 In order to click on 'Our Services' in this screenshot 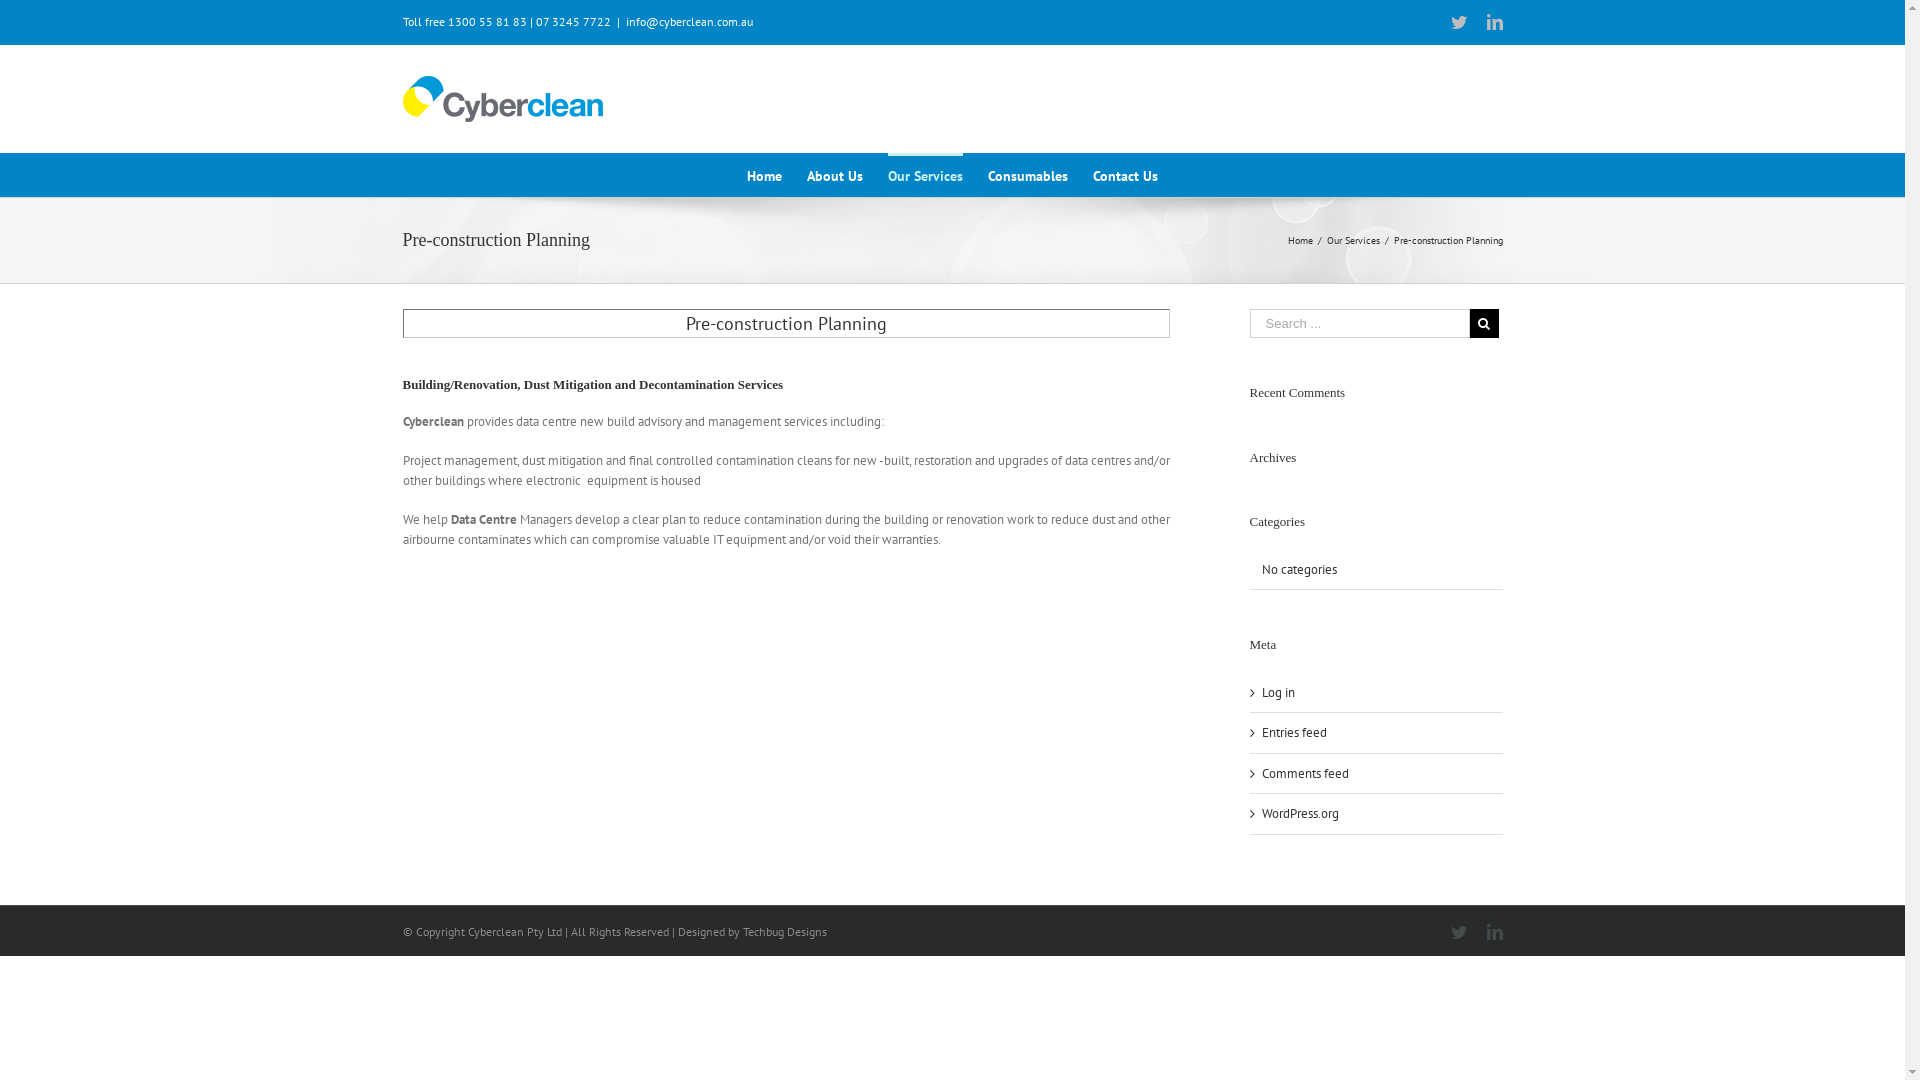, I will do `click(924, 173)`.